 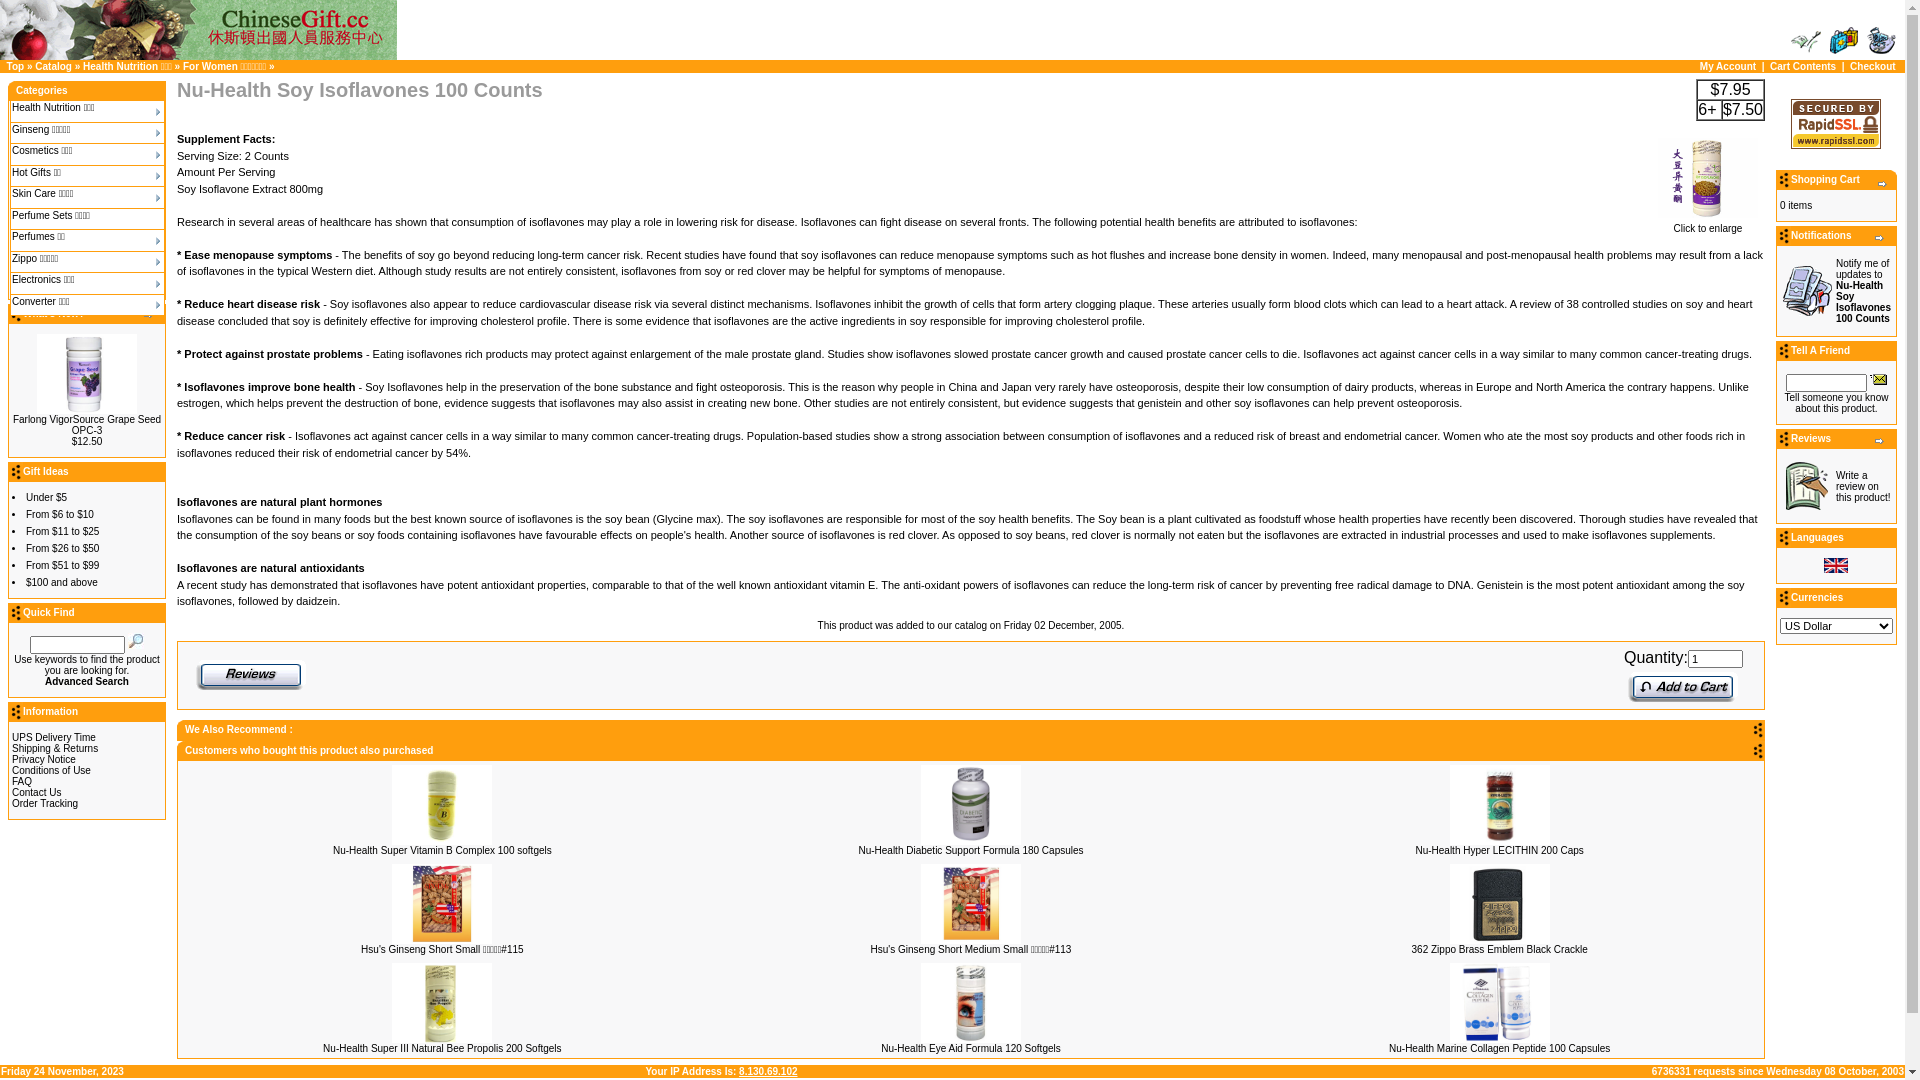 What do you see at coordinates (440, 1002) in the screenshot?
I see `' Nu-Health Super III Natural Bee Propolis 200 Softgels '` at bounding box center [440, 1002].